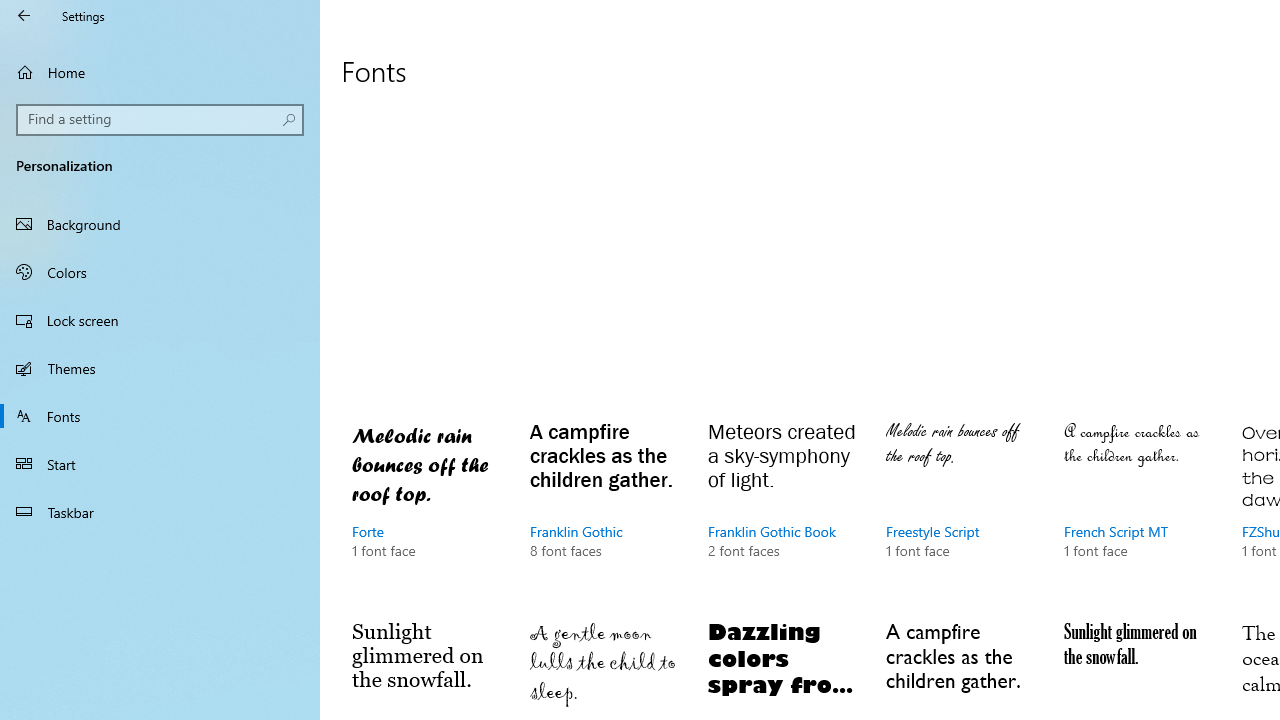  Describe the element at coordinates (160, 510) in the screenshot. I see `'Taskbar'` at that location.